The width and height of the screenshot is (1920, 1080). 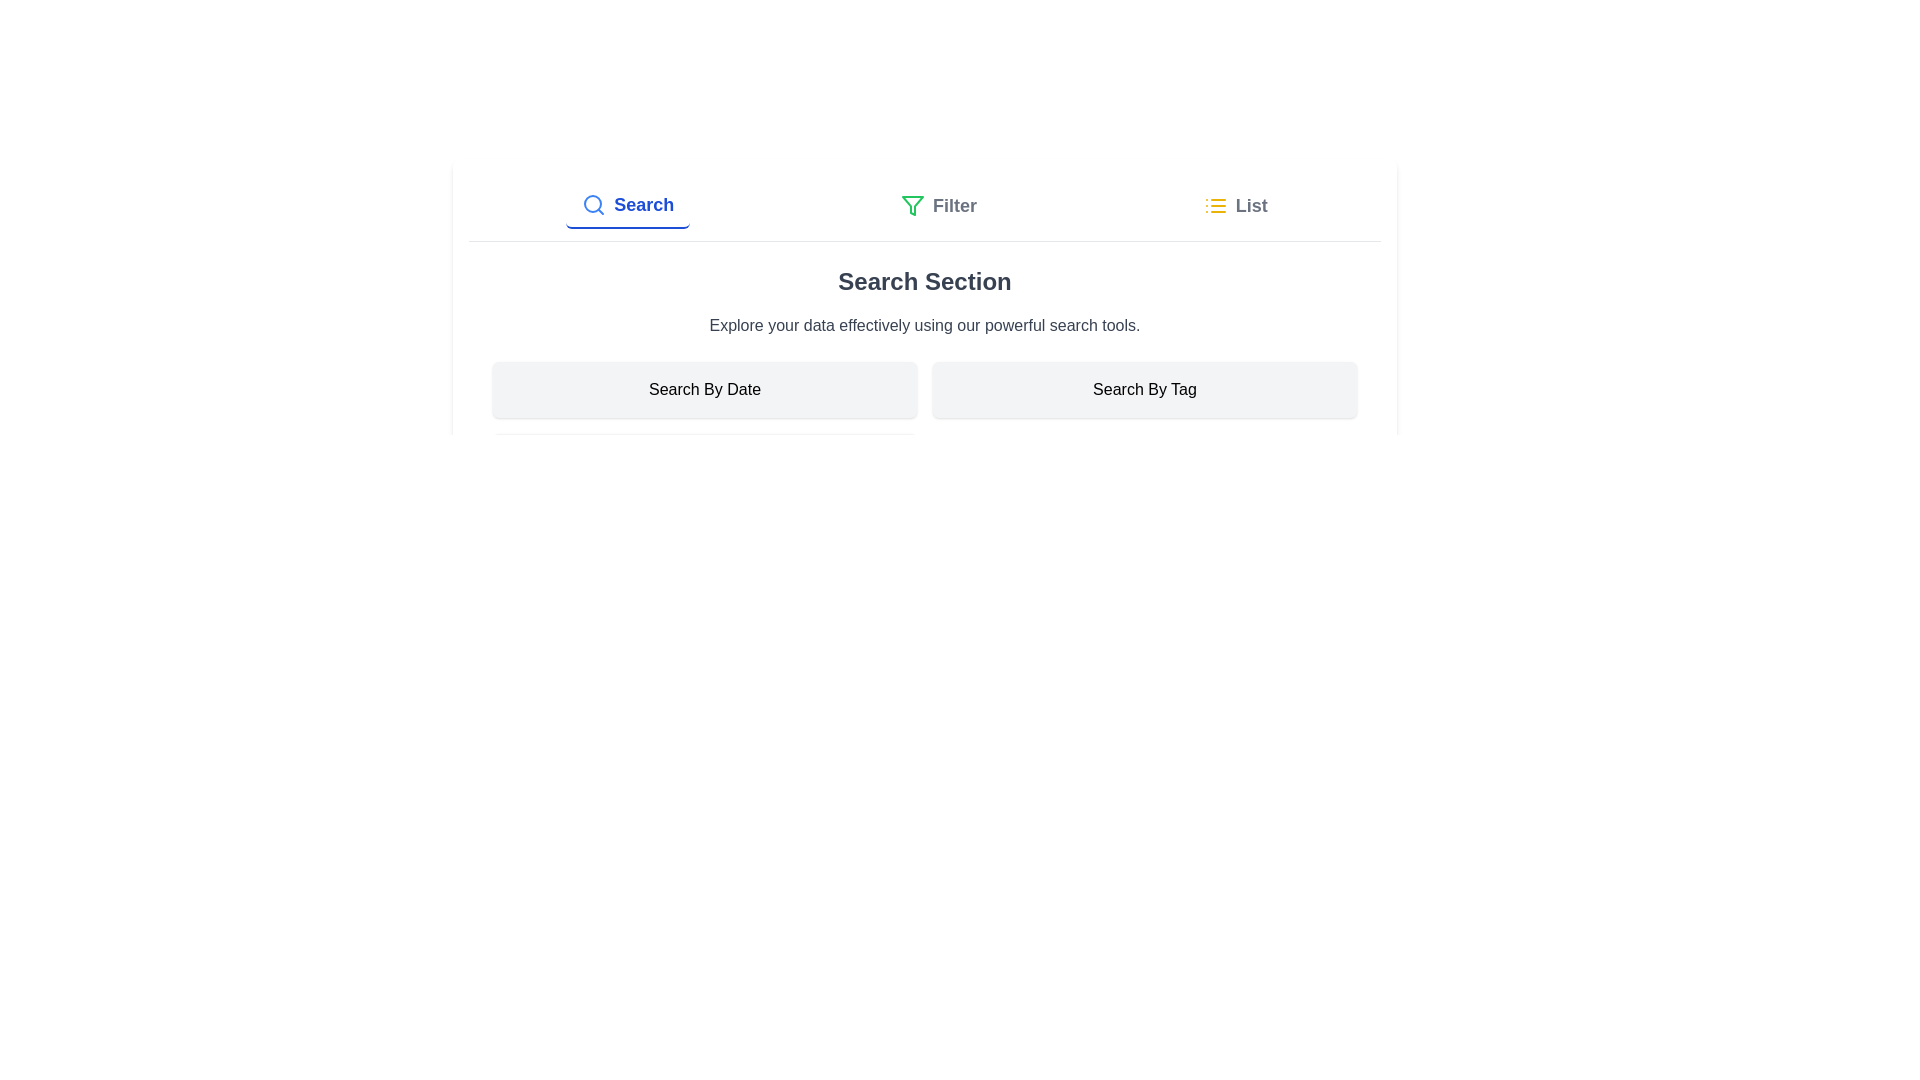 I want to click on the Filter tab by clicking on it, so click(x=938, y=205).